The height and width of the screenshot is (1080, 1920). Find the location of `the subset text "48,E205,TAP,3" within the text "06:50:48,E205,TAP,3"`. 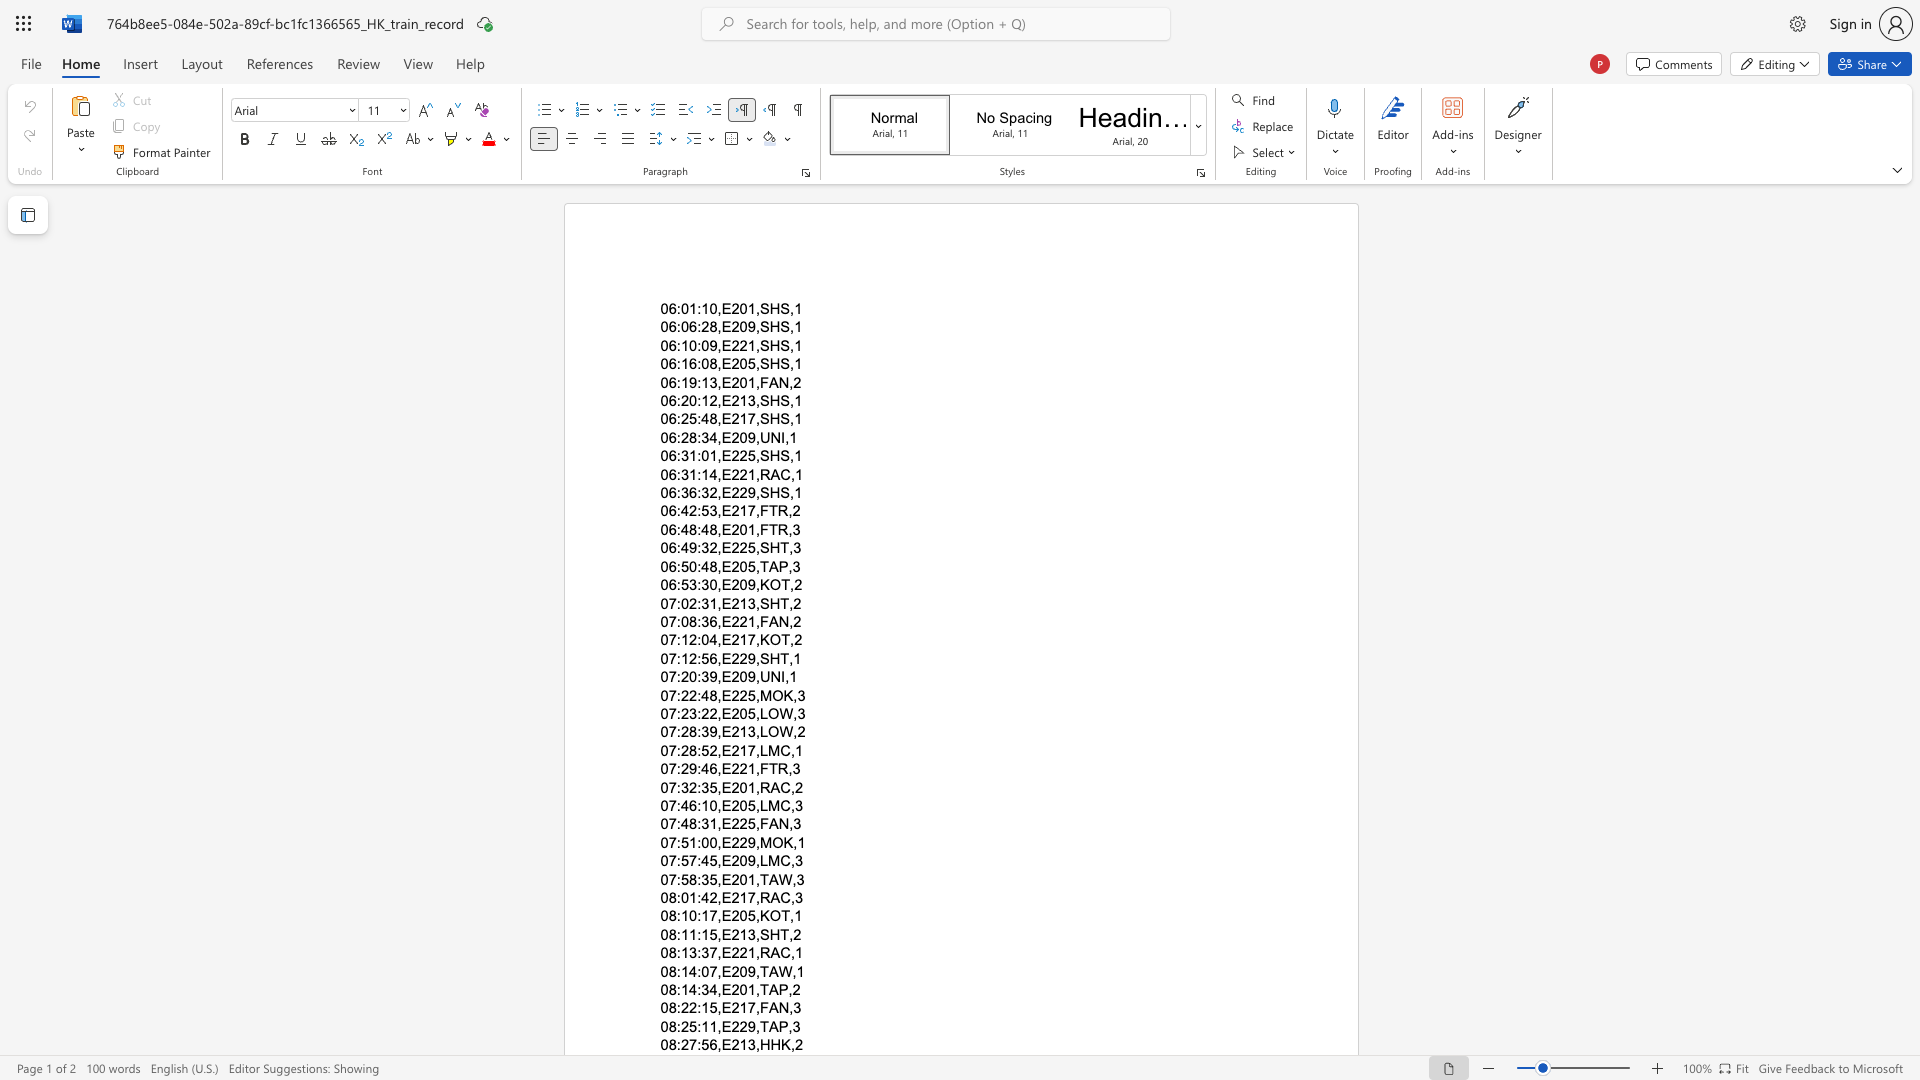

the subset text "48,E205,TAP,3" within the text "06:50:48,E205,TAP,3" is located at coordinates (701, 566).